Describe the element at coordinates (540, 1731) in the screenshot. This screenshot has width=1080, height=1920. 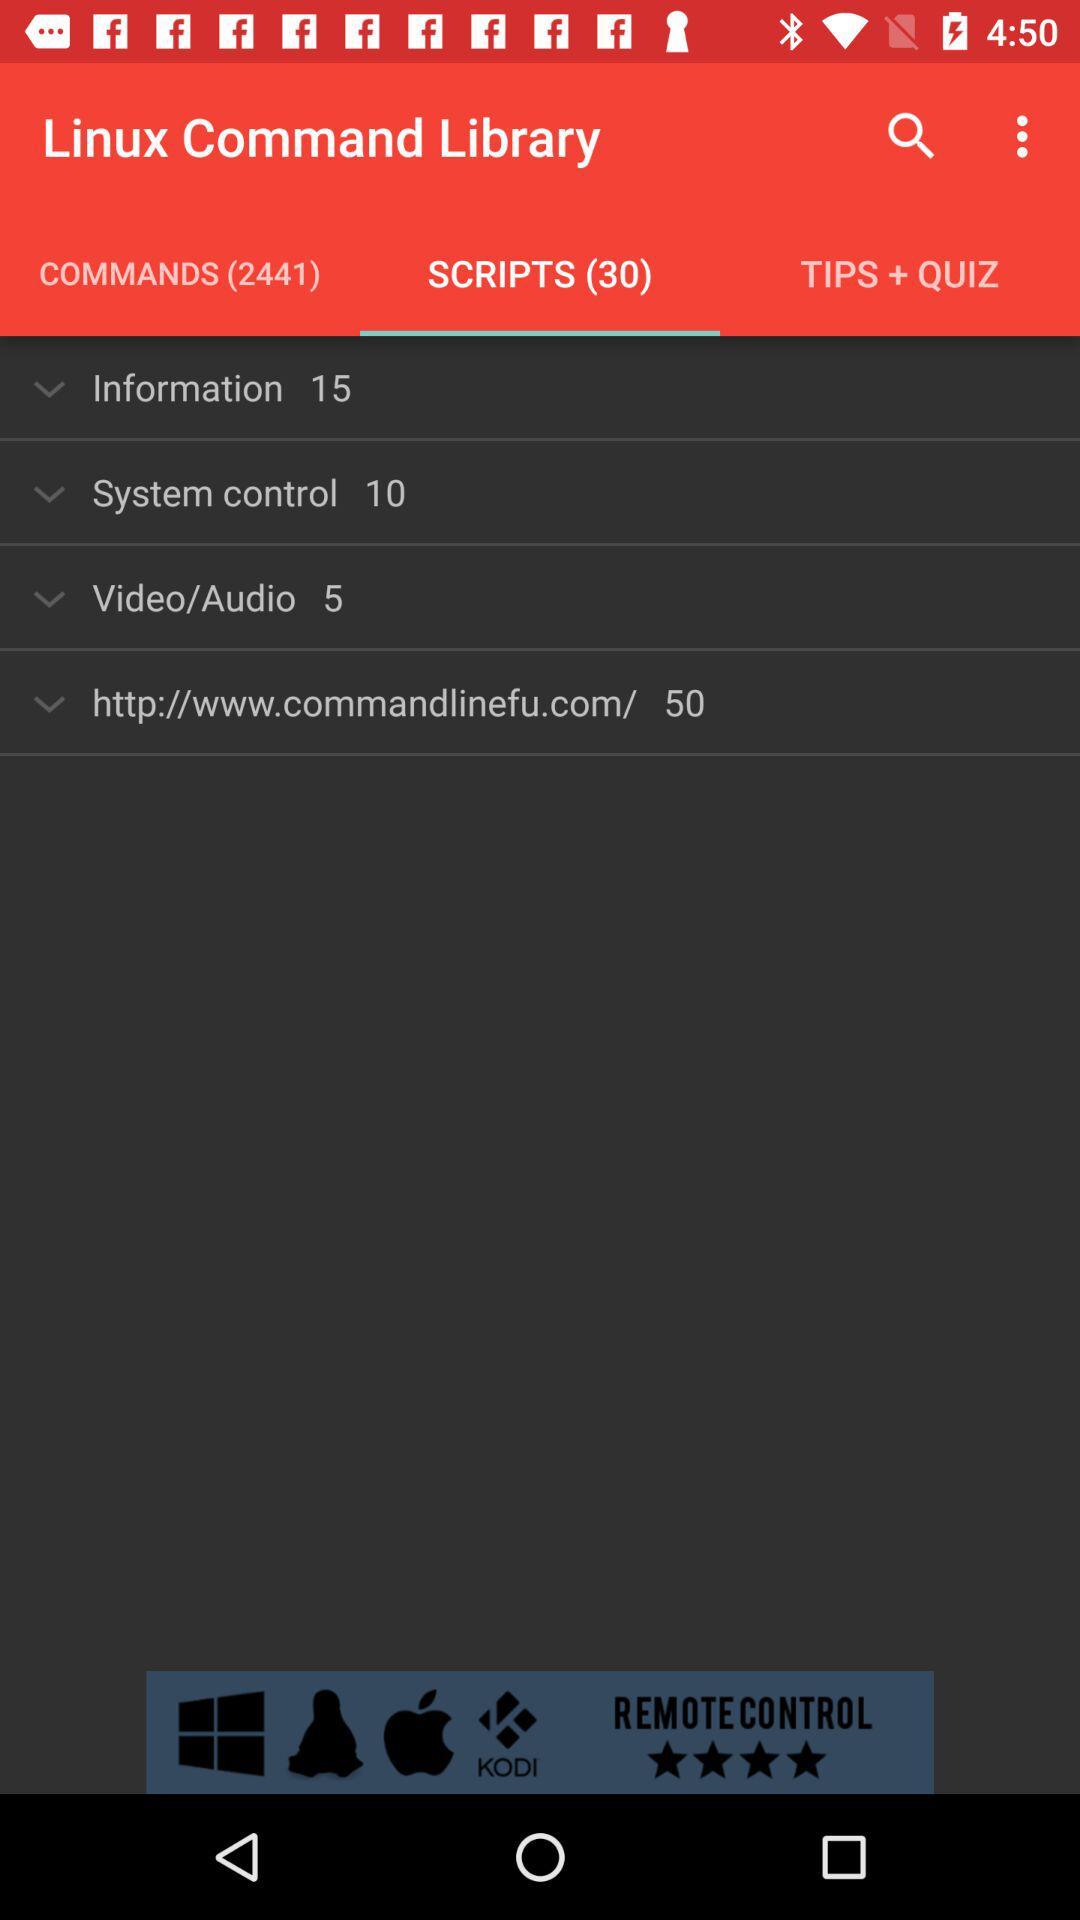
I see `compatability` at that location.